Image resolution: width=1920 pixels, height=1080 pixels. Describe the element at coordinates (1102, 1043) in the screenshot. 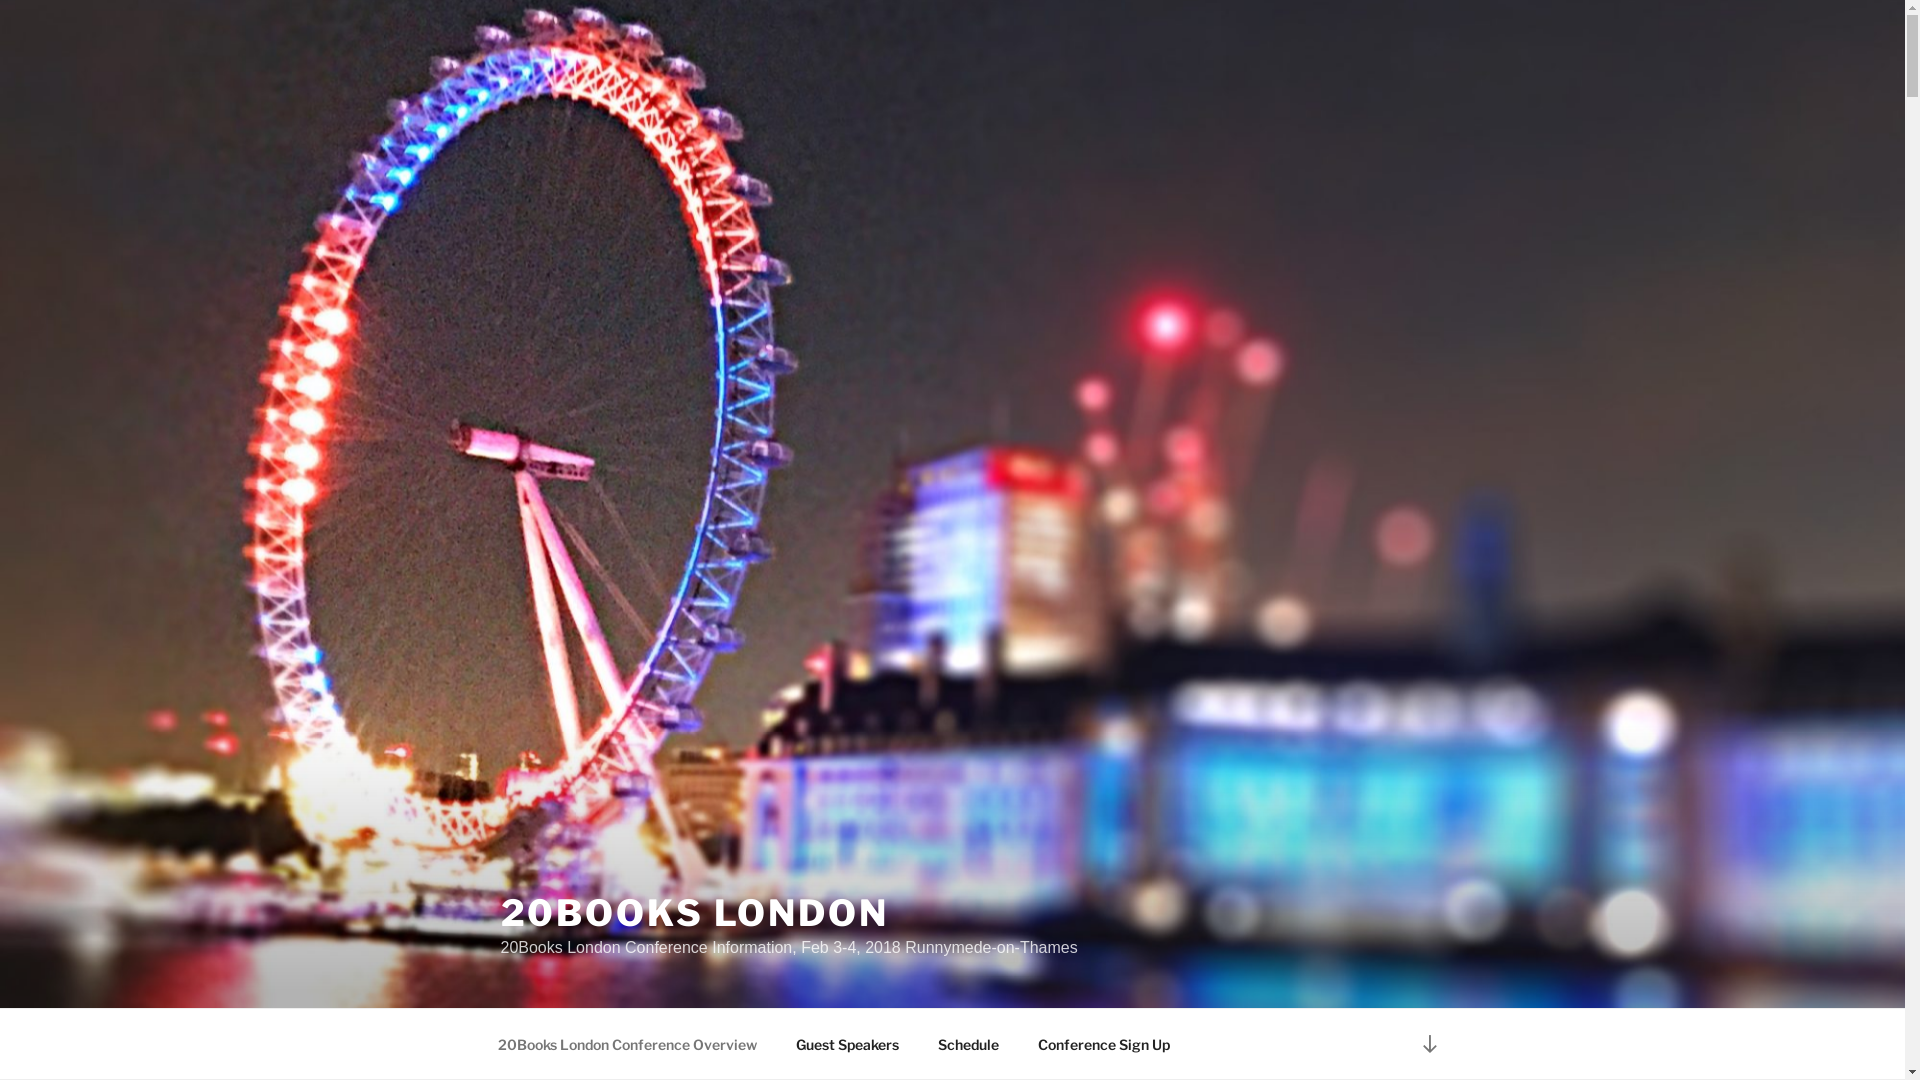

I see `'Conference Sign Up'` at that location.